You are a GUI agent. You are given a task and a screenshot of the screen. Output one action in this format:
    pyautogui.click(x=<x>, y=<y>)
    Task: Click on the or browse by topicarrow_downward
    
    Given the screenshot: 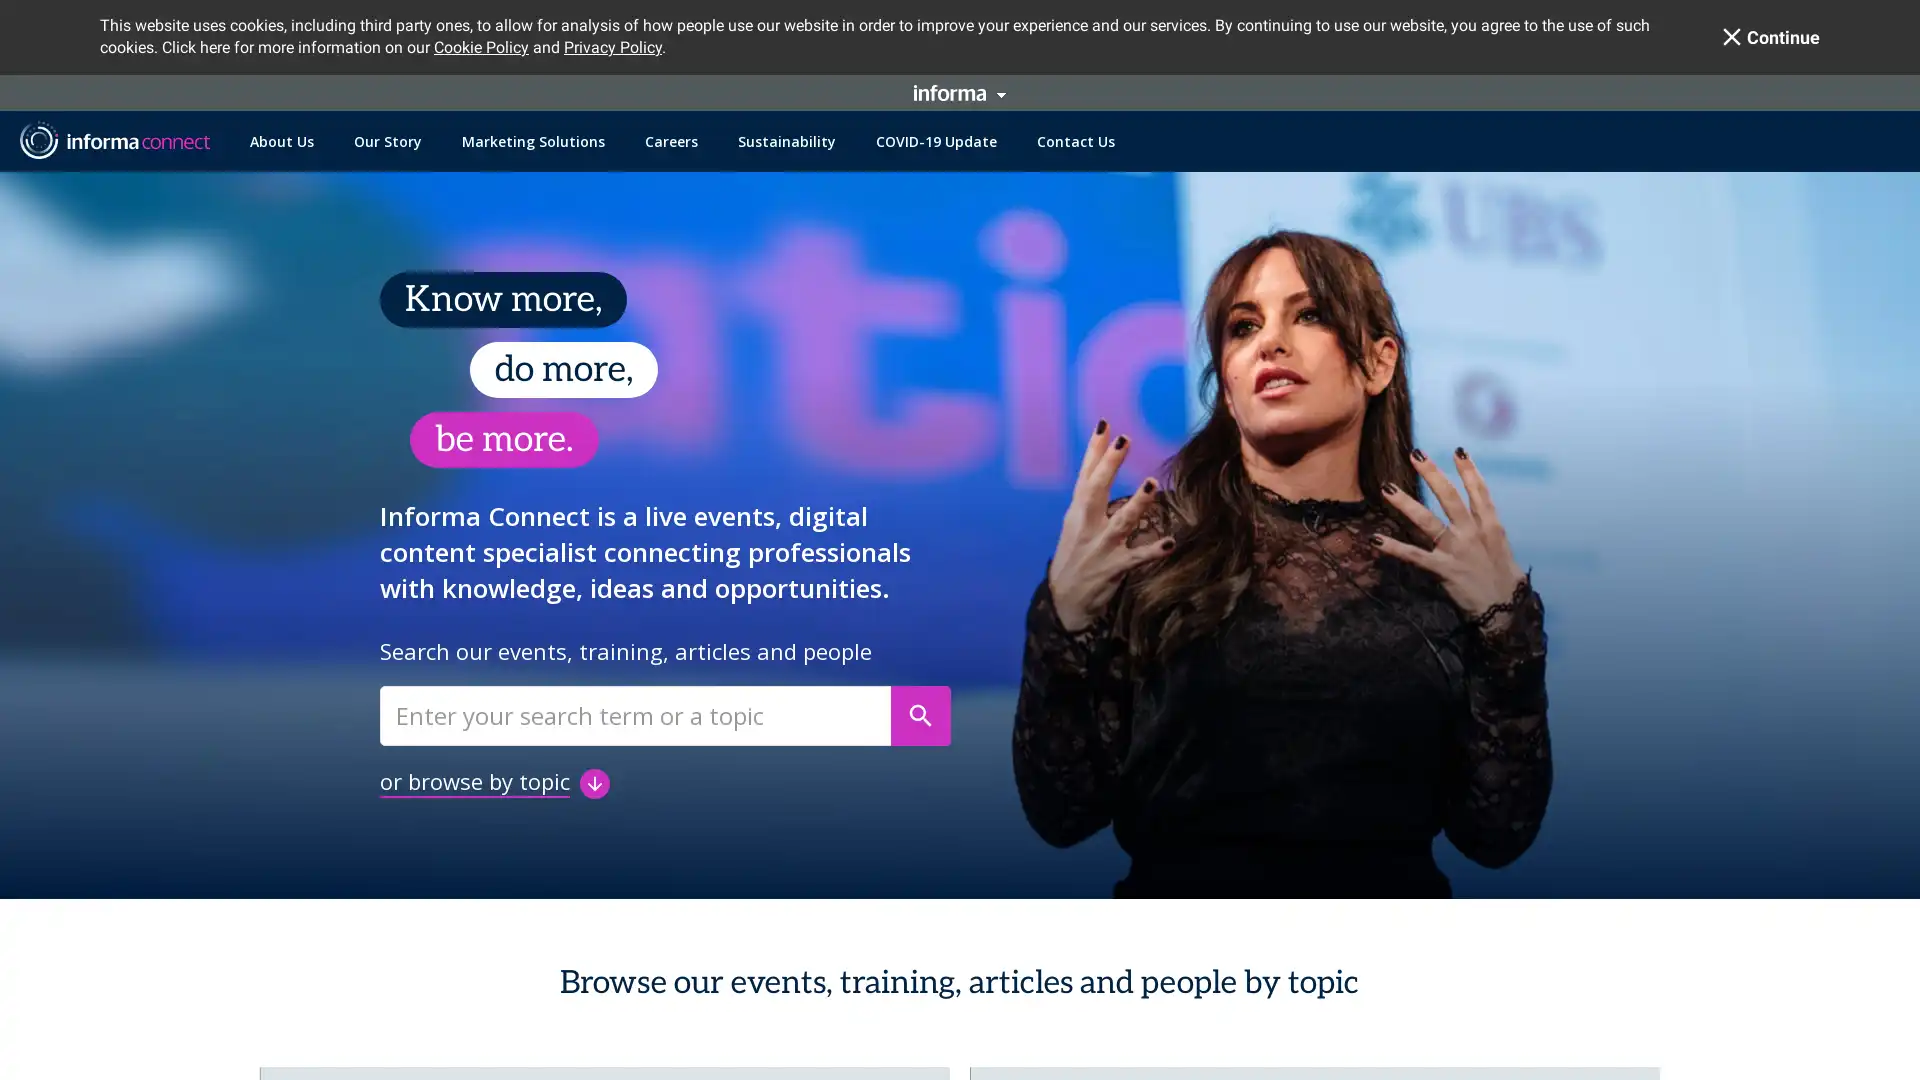 What is the action you would take?
    pyautogui.click(x=494, y=781)
    